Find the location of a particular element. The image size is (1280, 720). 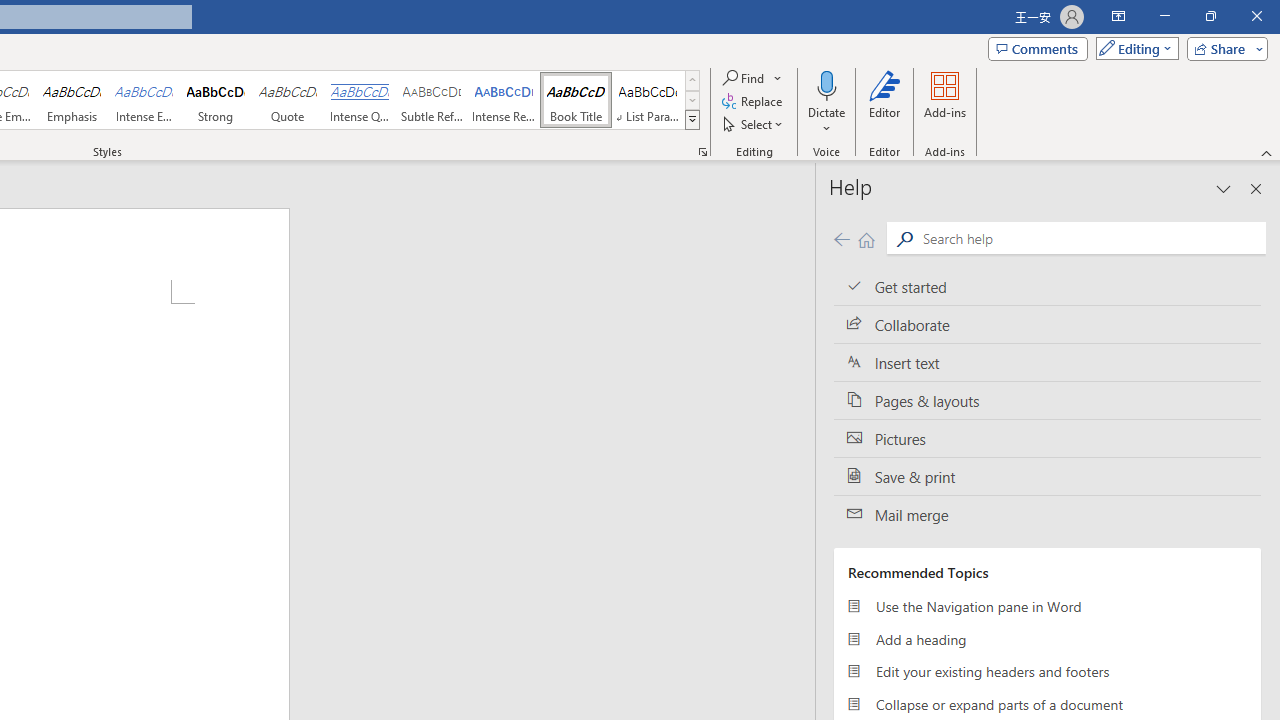

'More Options' is located at coordinates (826, 121).